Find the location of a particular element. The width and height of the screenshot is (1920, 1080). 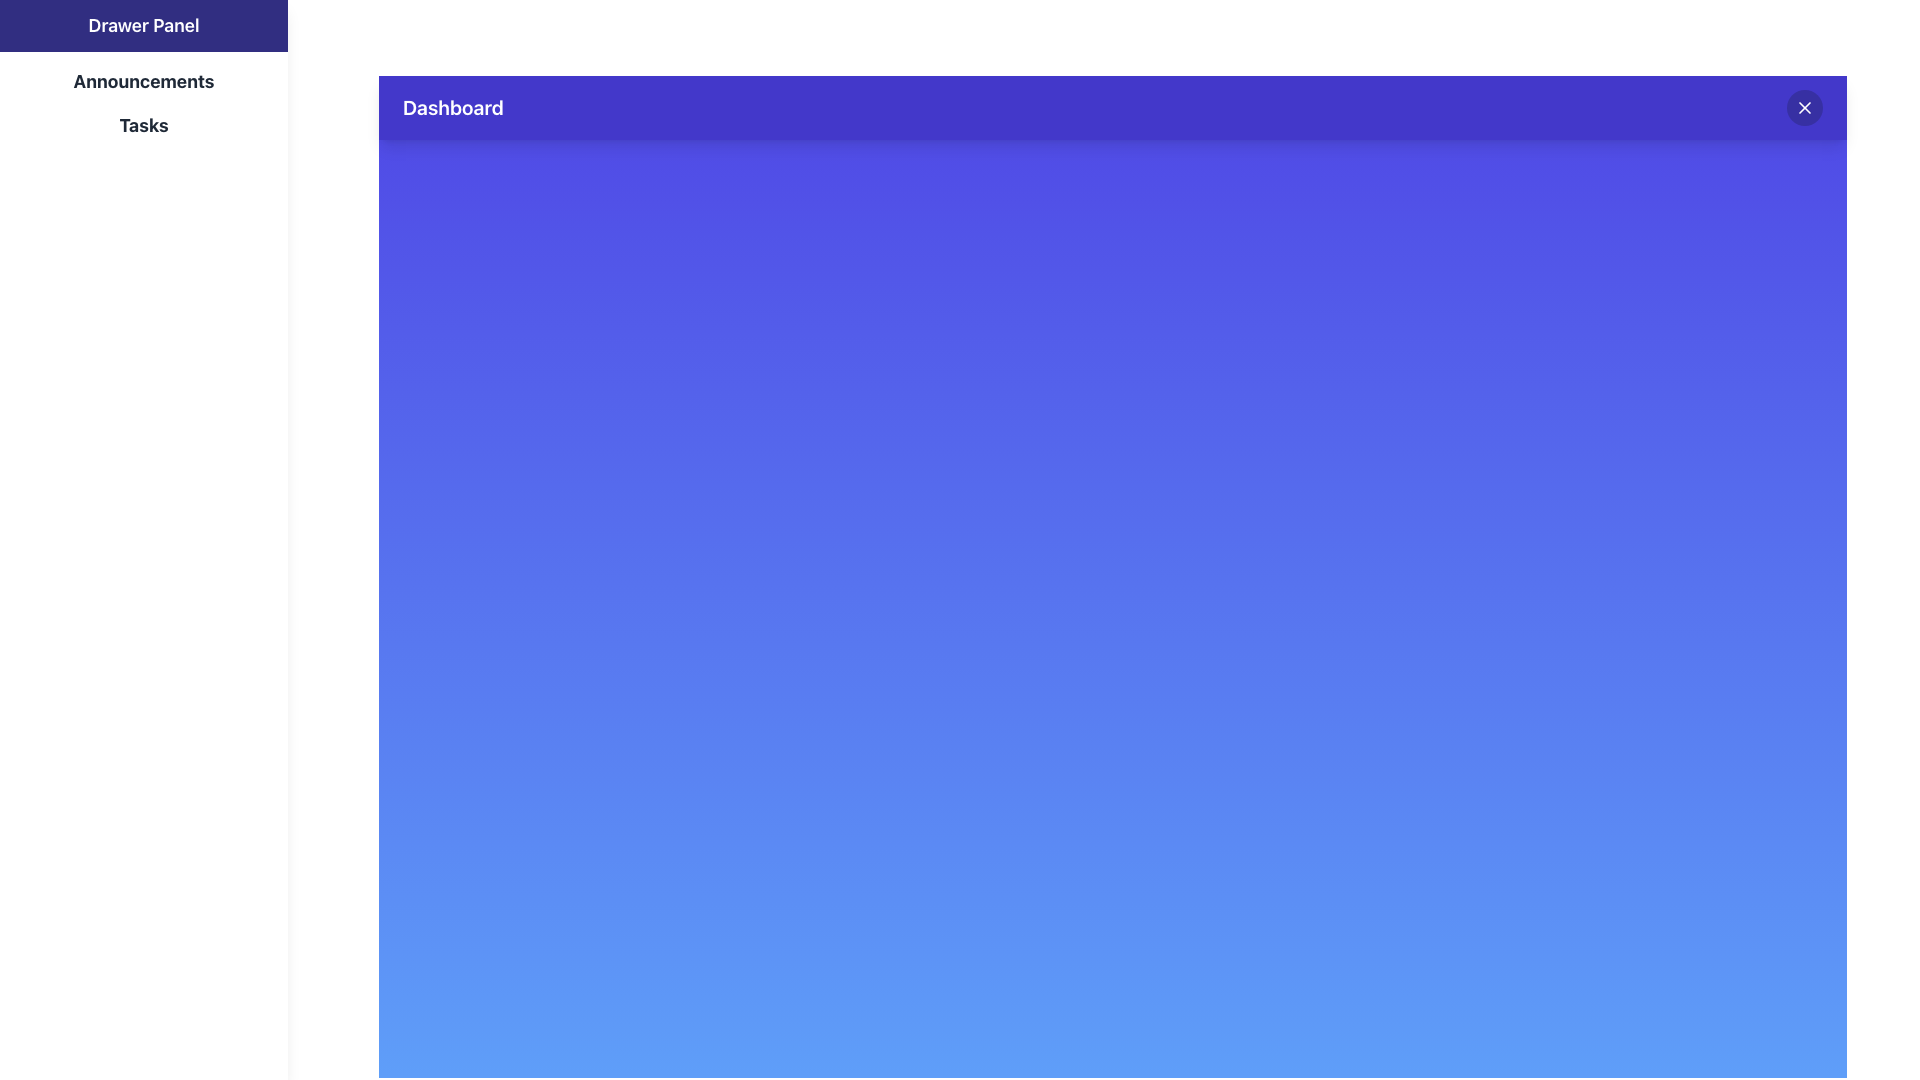

the close icon in the rounded button located at the top-right corner of the header section is located at coordinates (1804, 108).